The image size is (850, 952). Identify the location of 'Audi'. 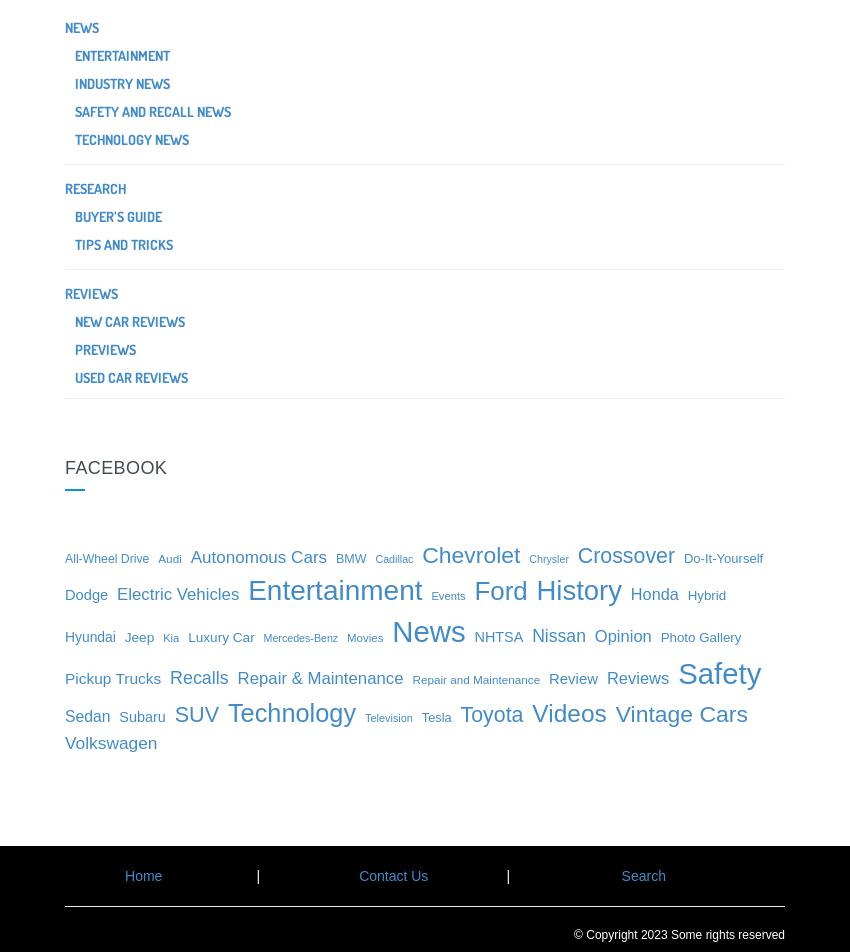
(169, 557).